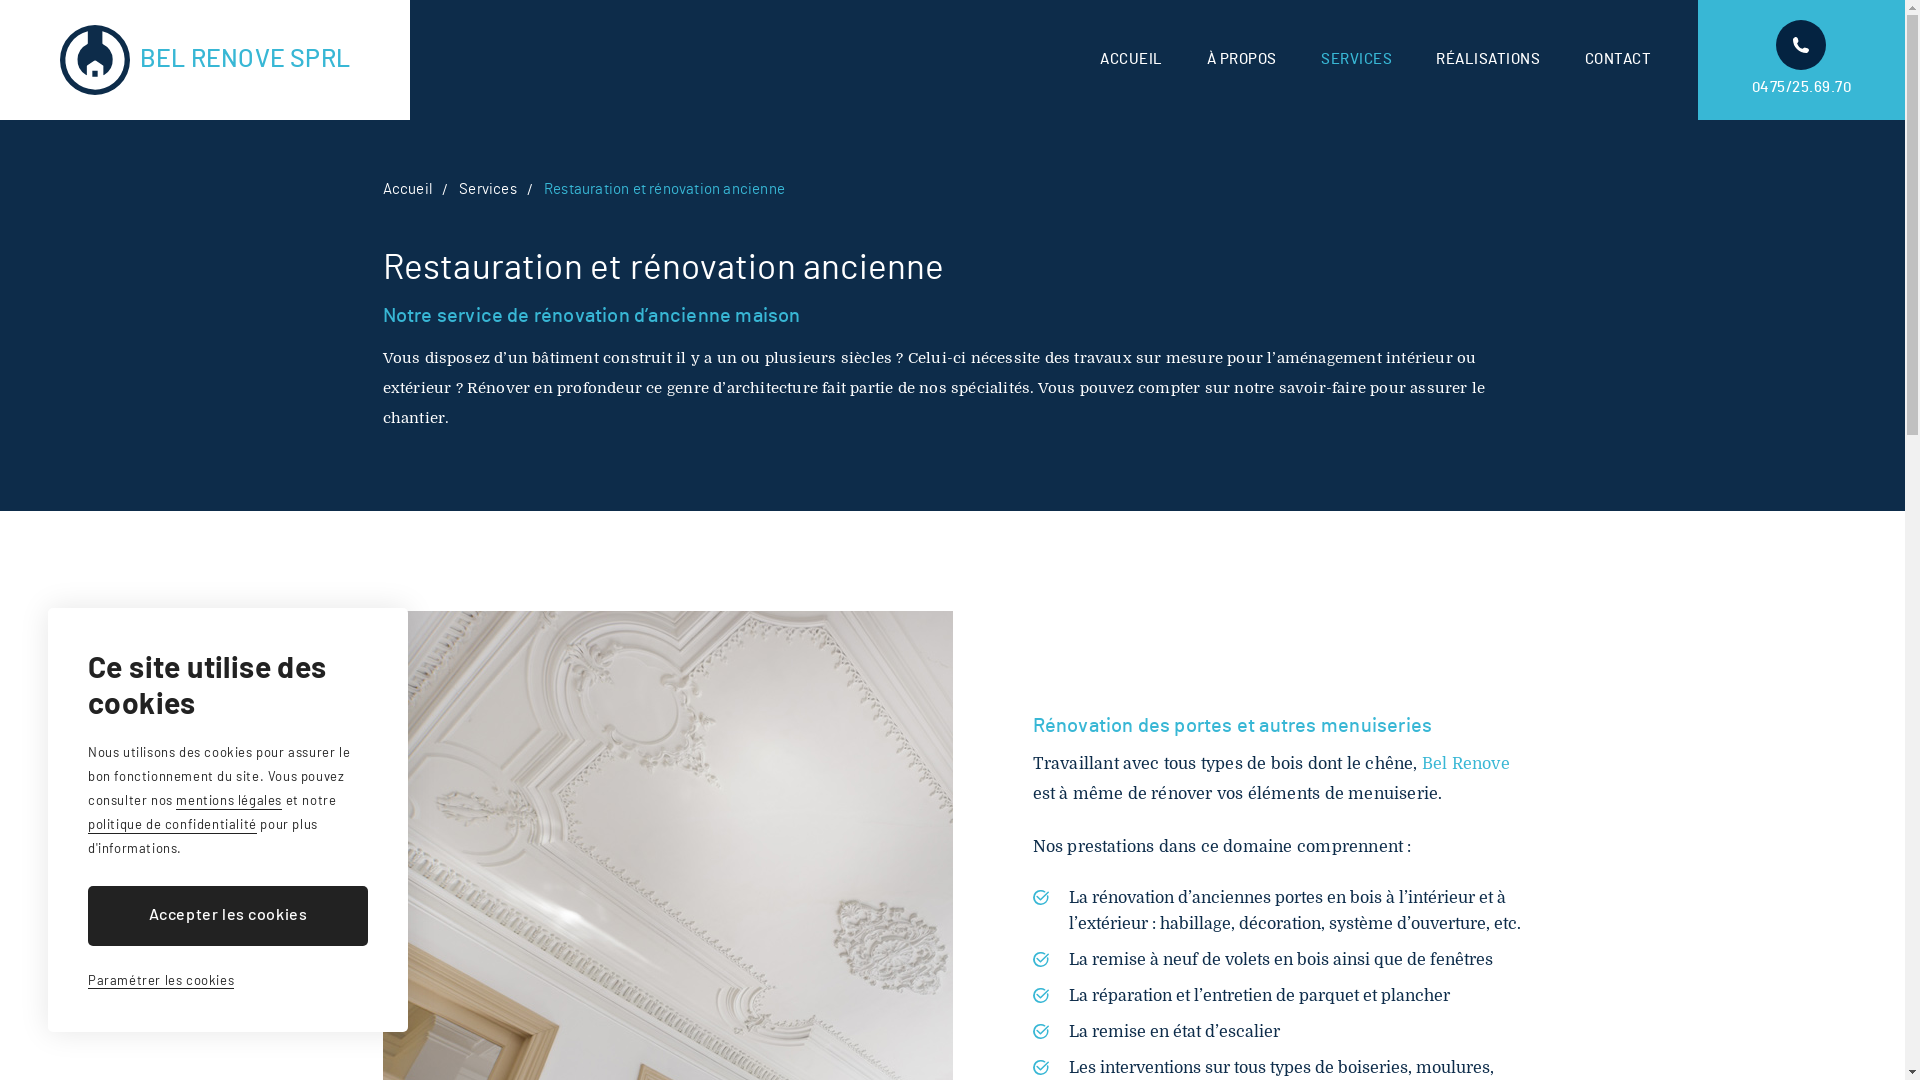  Describe the element at coordinates (1098, 59) in the screenshot. I see `'ACCUEIL'` at that location.